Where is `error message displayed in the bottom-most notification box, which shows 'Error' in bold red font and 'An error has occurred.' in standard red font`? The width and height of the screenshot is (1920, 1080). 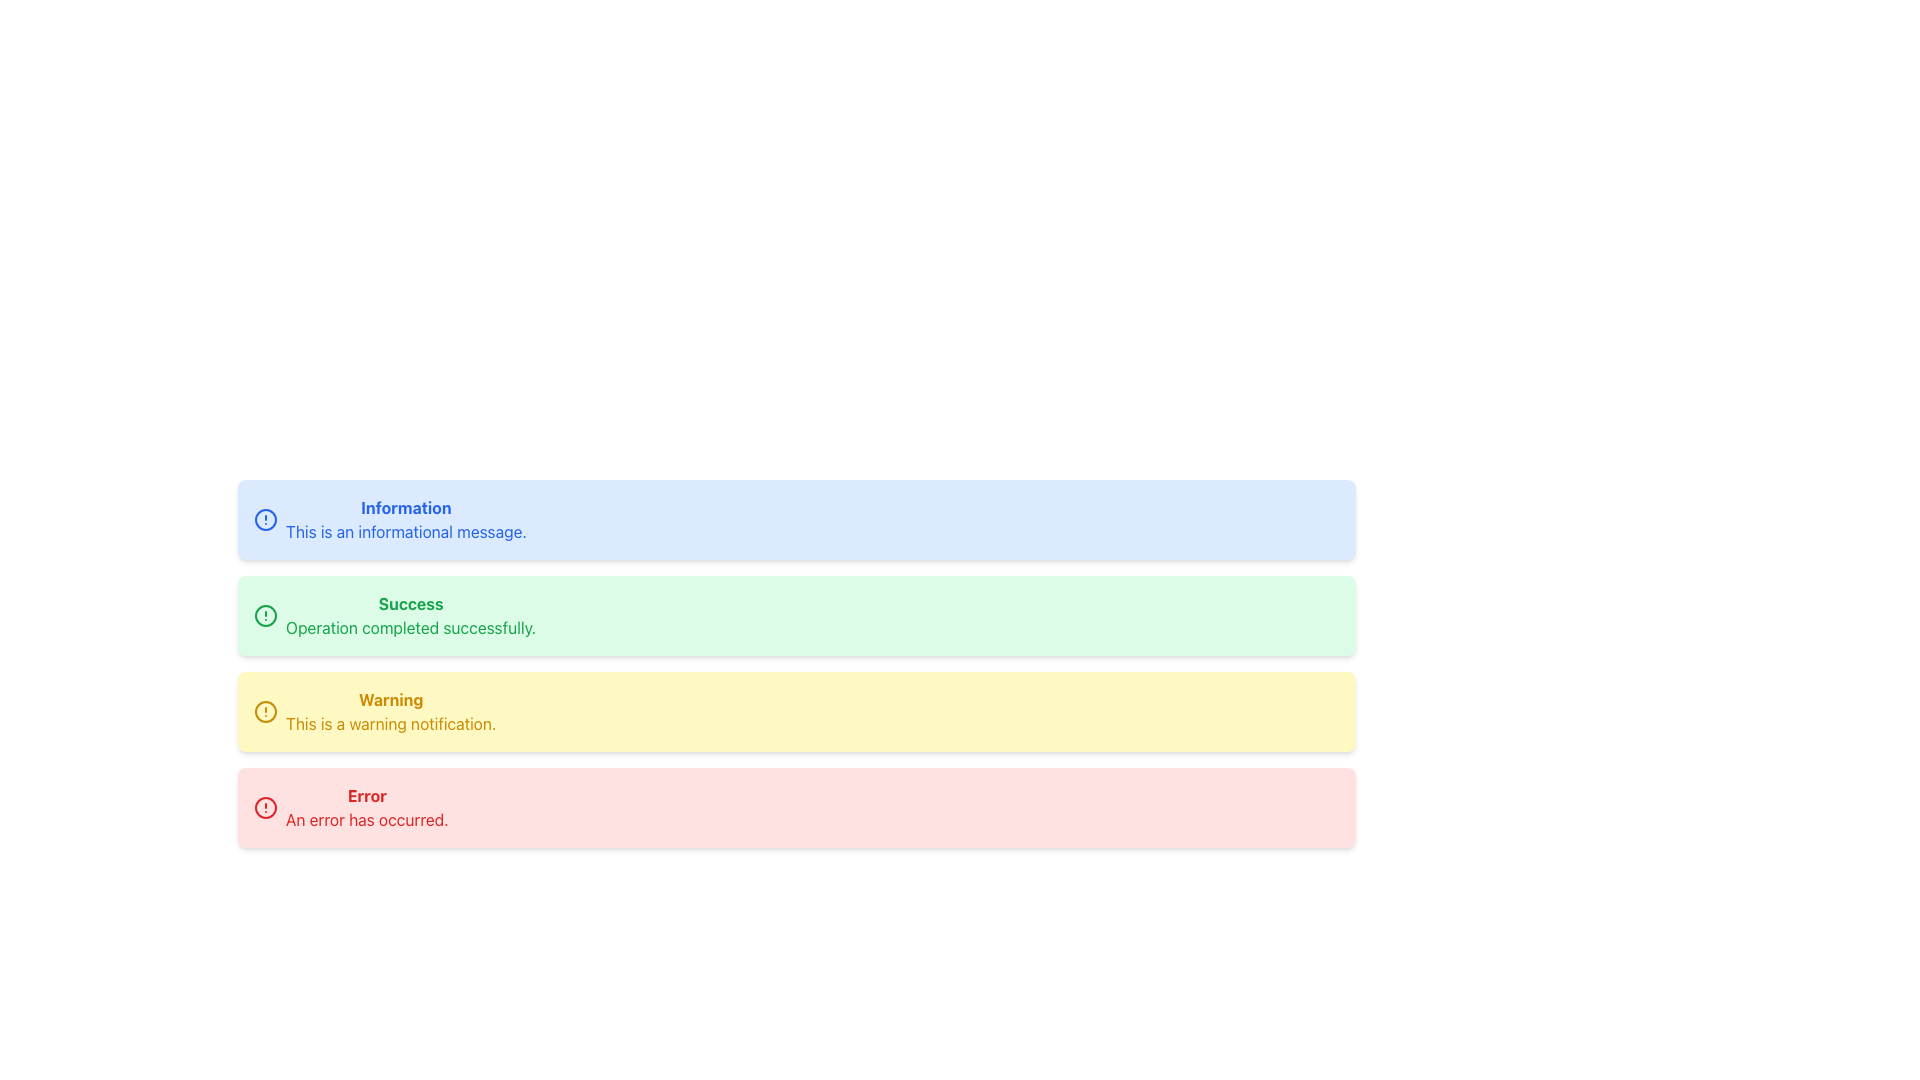 error message displayed in the bottom-most notification box, which shows 'Error' in bold red font and 'An error has occurred.' in standard red font is located at coordinates (367, 806).